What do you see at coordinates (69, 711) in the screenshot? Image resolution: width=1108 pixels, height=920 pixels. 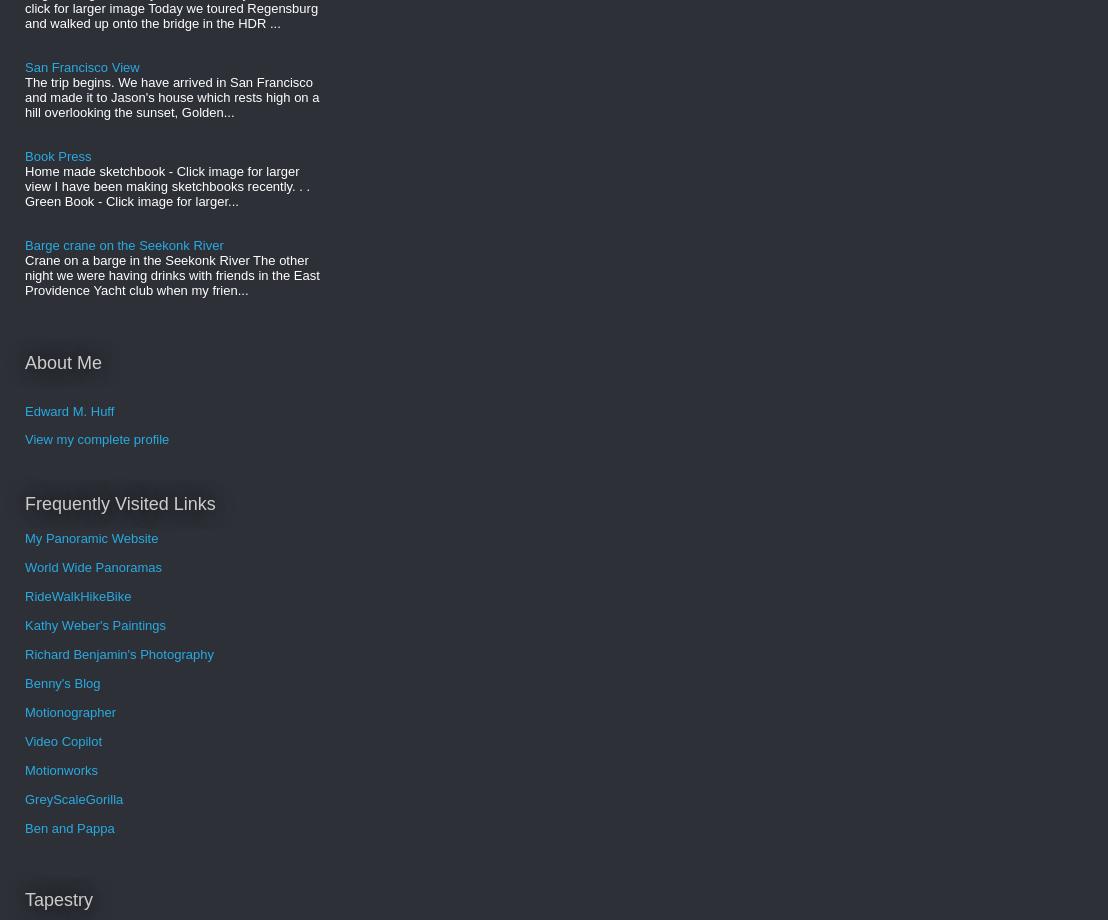 I see `'Motionographer'` at bounding box center [69, 711].